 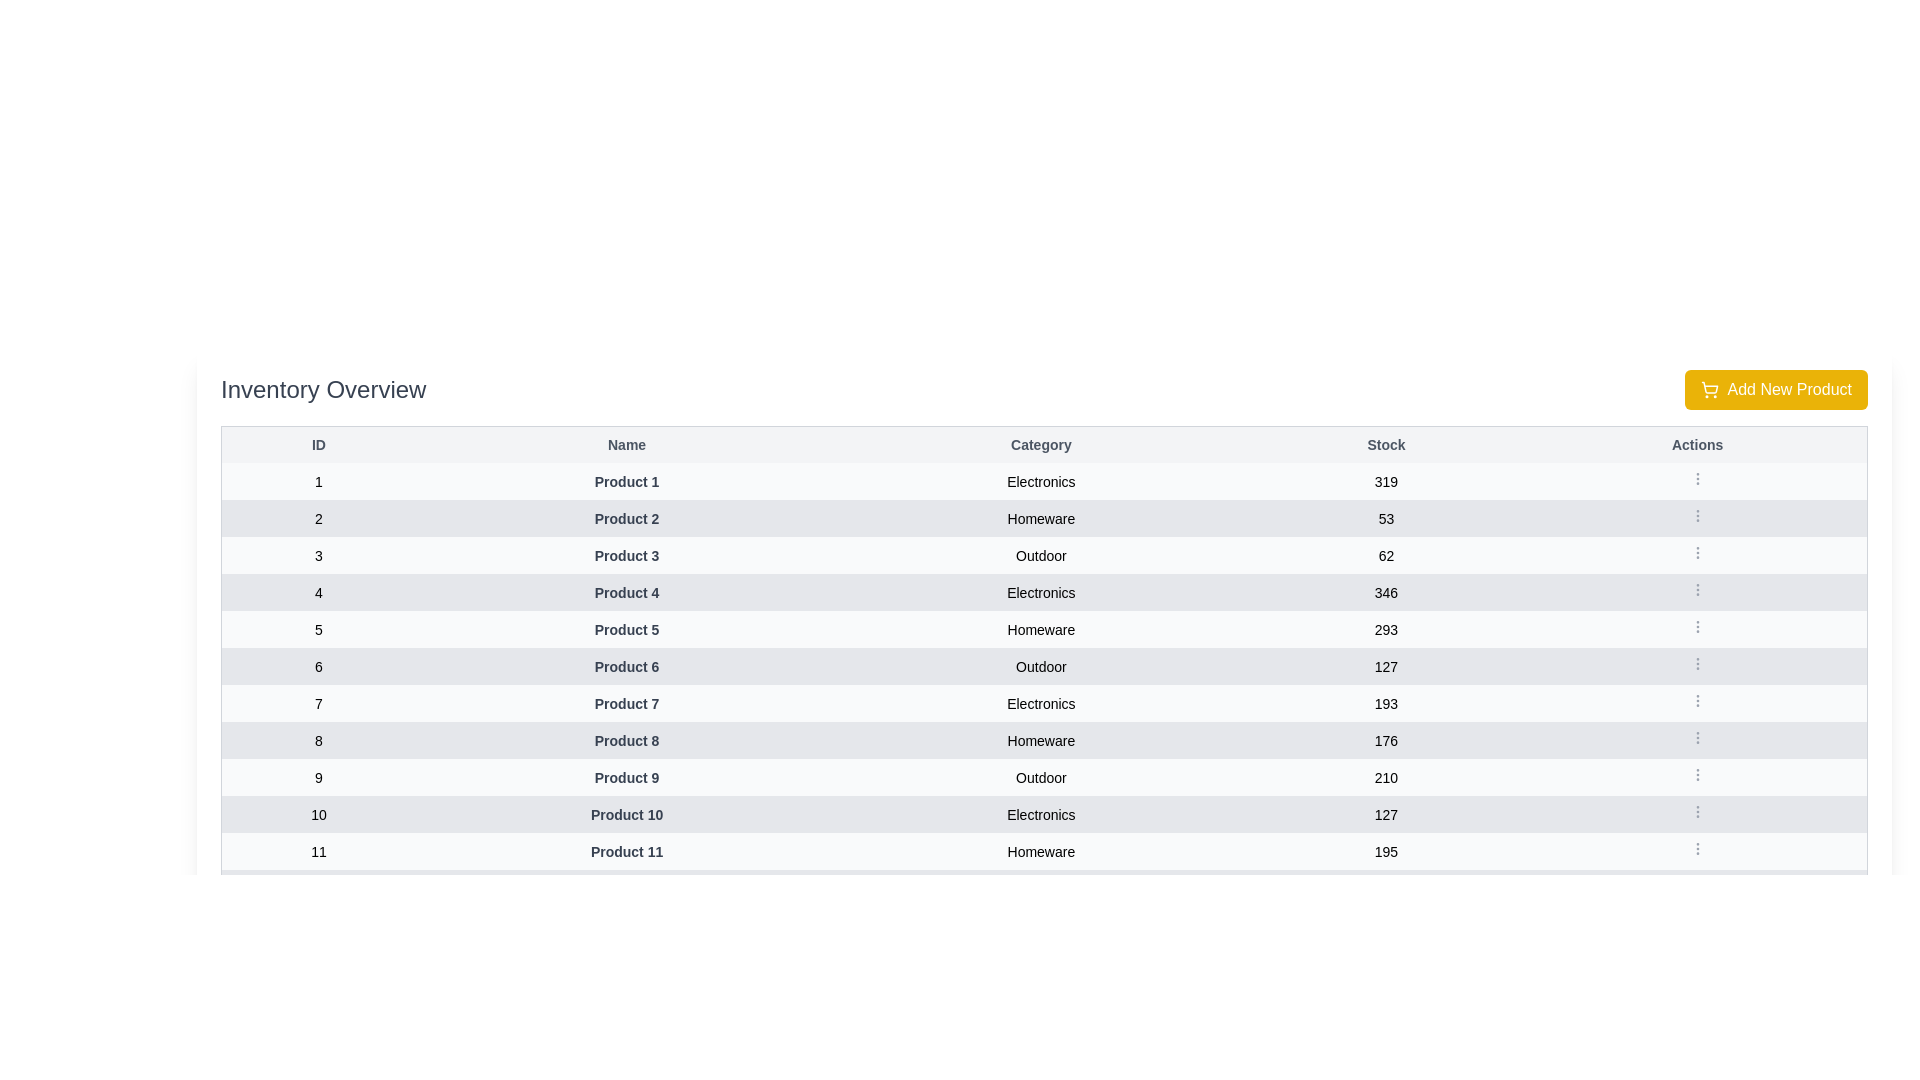 What do you see at coordinates (1776, 389) in the screenshot?
I see `the 'Add New Product' button to open the product addition form` at bounding box center [1776, 389].